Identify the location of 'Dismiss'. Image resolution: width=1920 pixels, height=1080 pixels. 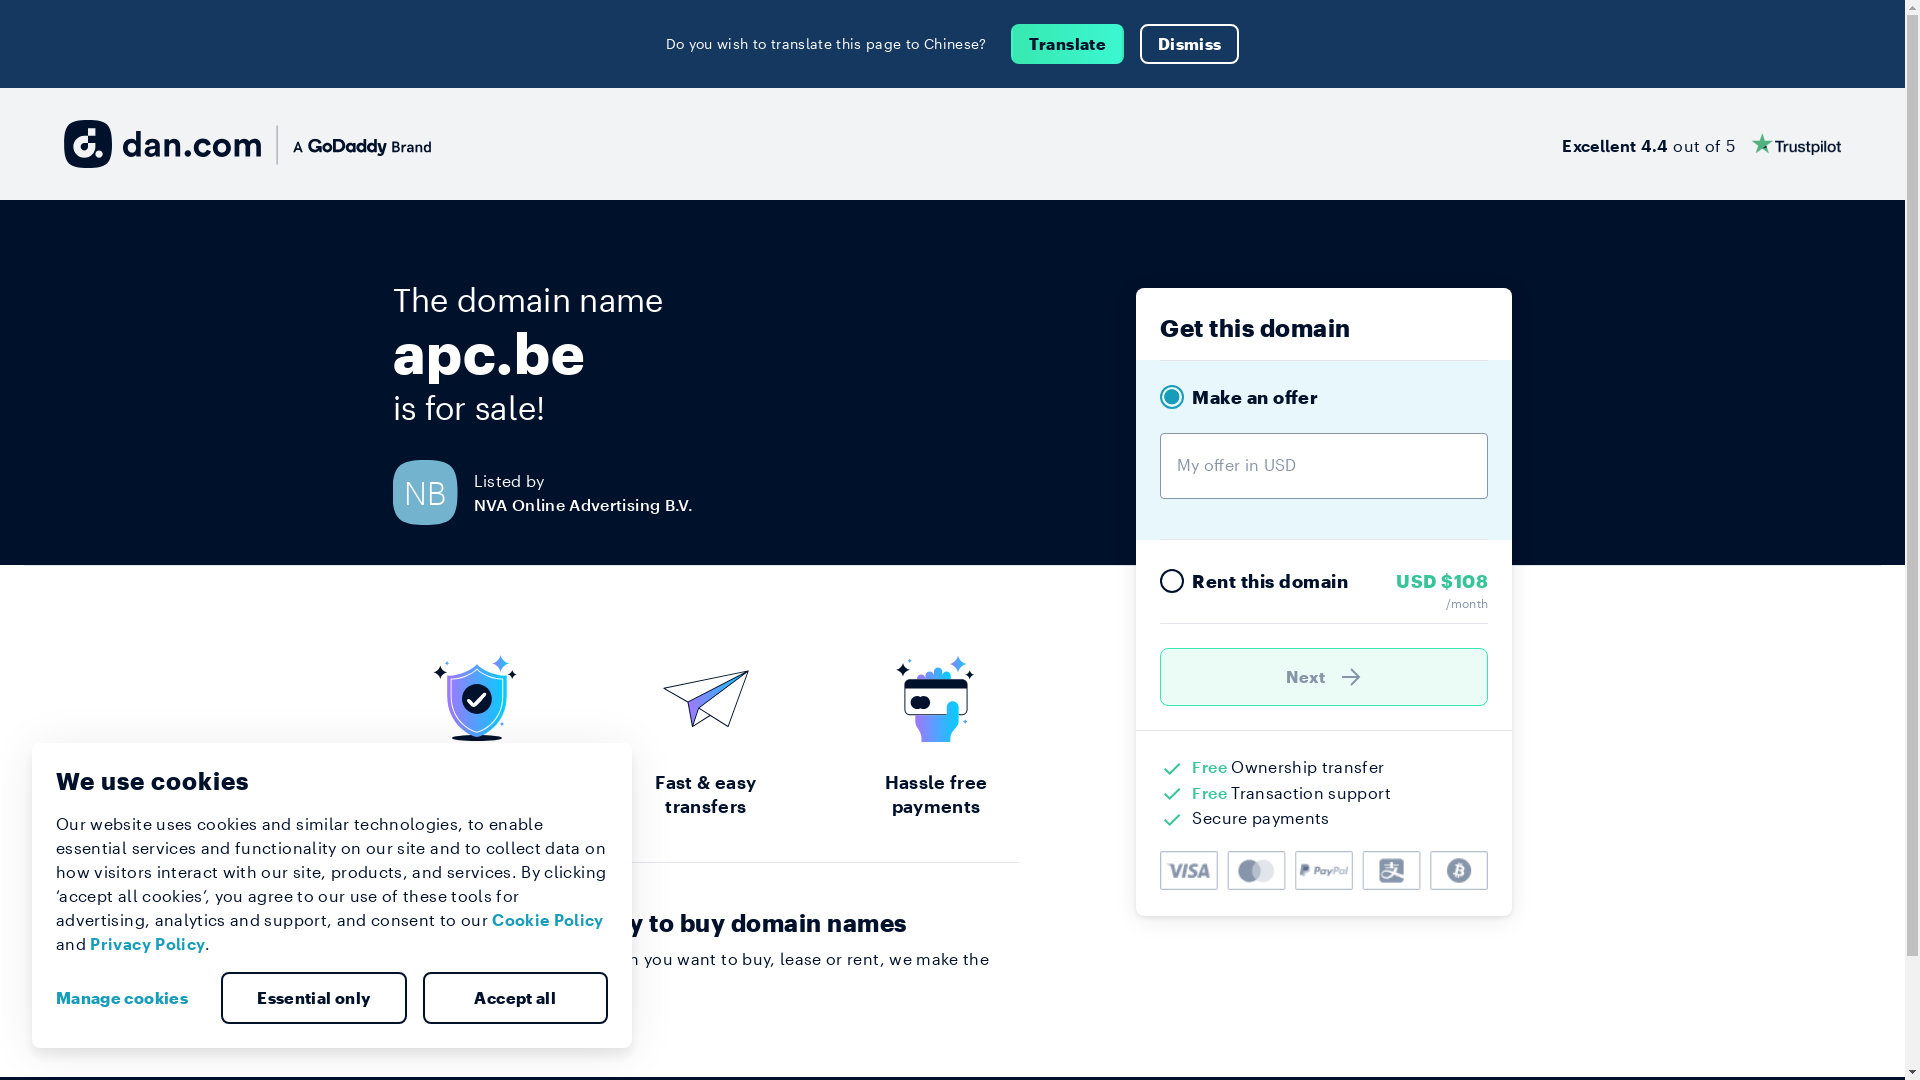
(1140, 43).